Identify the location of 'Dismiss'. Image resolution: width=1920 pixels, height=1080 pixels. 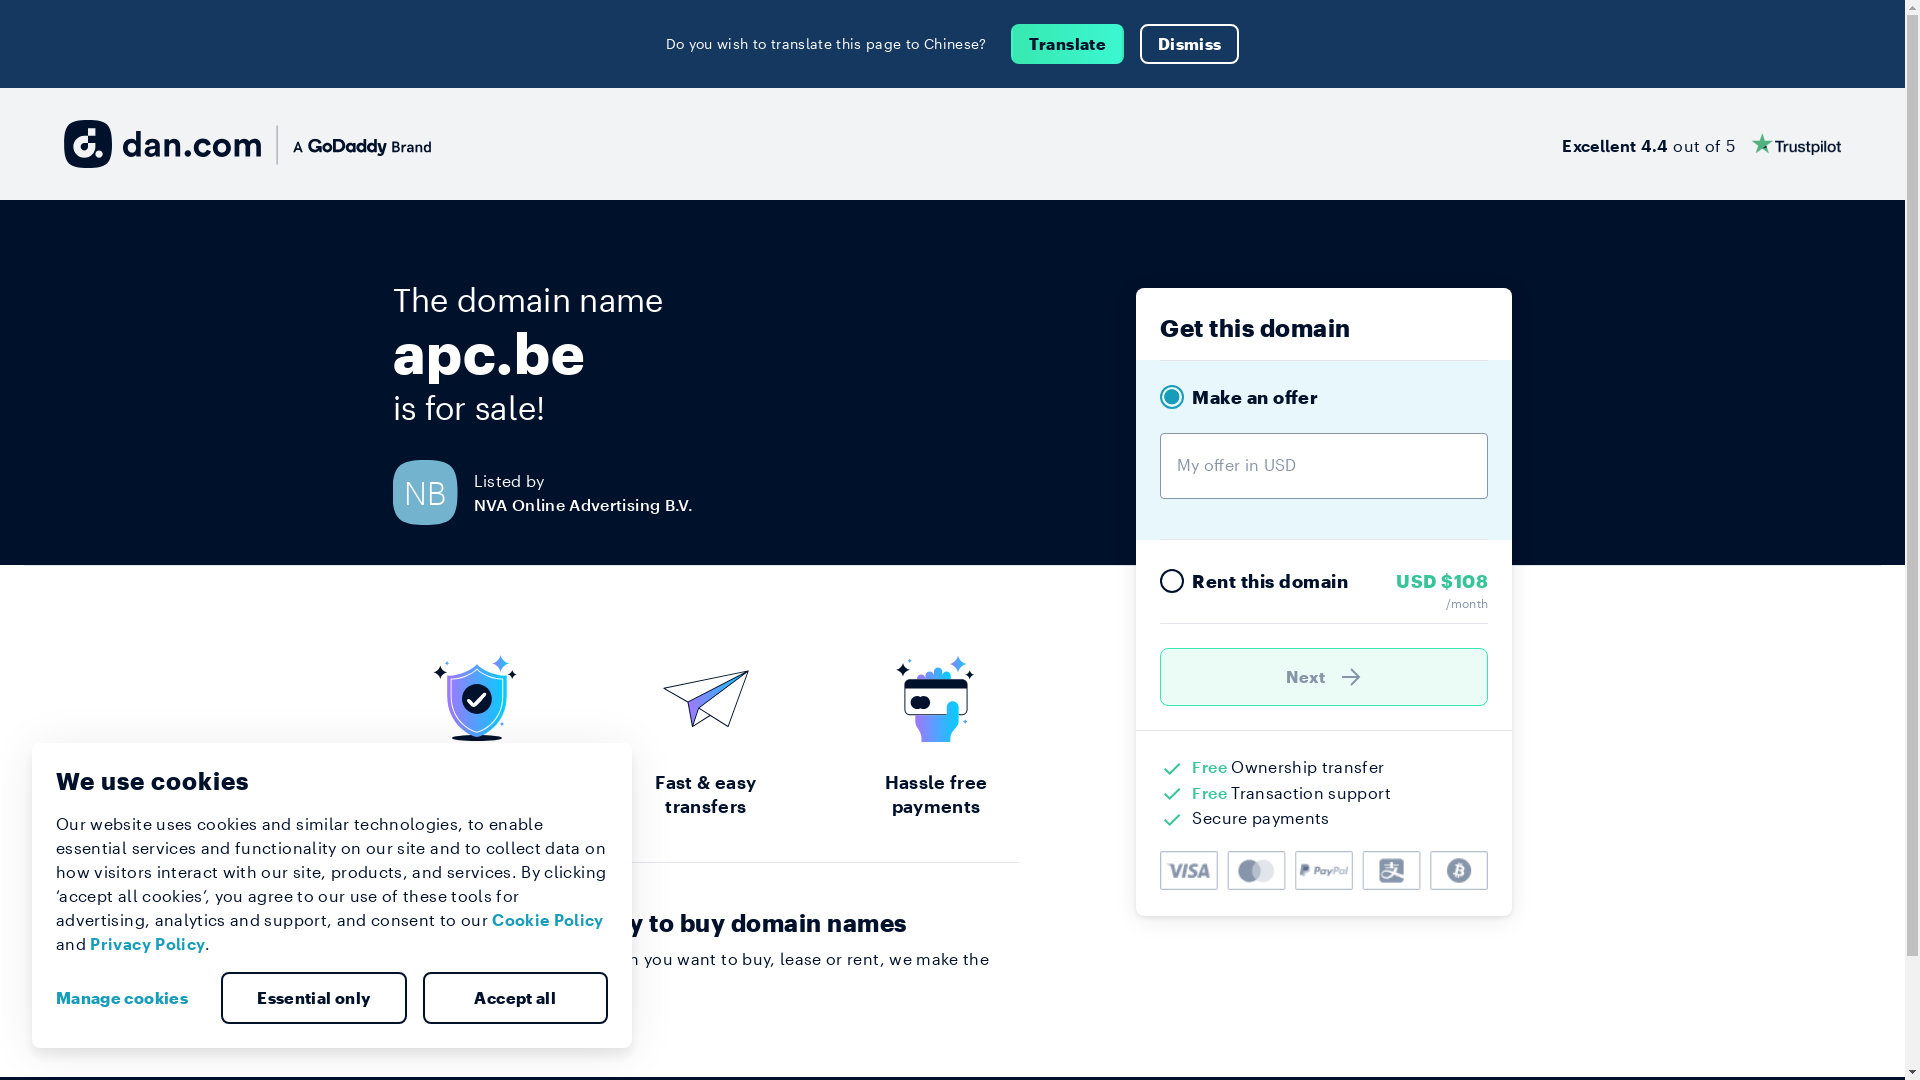
(1140, 43).